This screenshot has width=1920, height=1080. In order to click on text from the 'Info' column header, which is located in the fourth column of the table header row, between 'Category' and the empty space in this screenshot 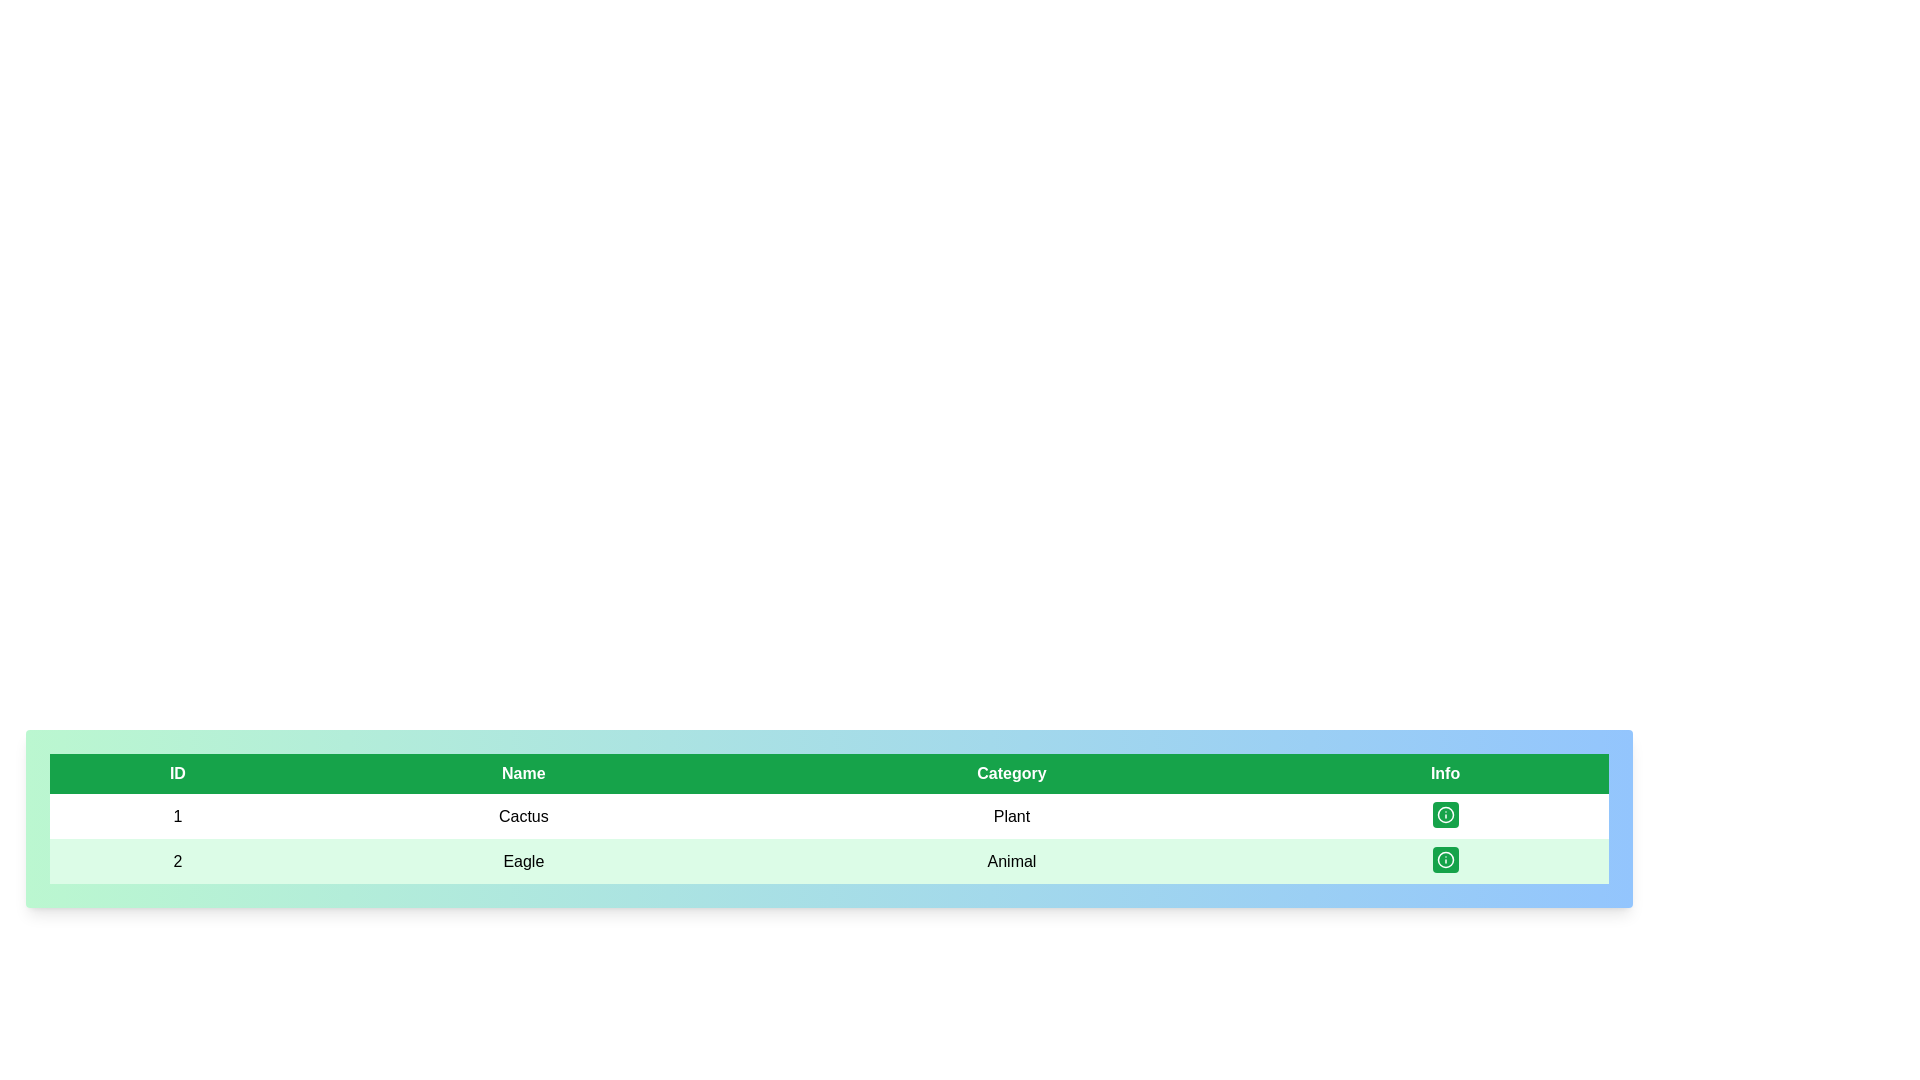, I will do `click(1445, 773)`.